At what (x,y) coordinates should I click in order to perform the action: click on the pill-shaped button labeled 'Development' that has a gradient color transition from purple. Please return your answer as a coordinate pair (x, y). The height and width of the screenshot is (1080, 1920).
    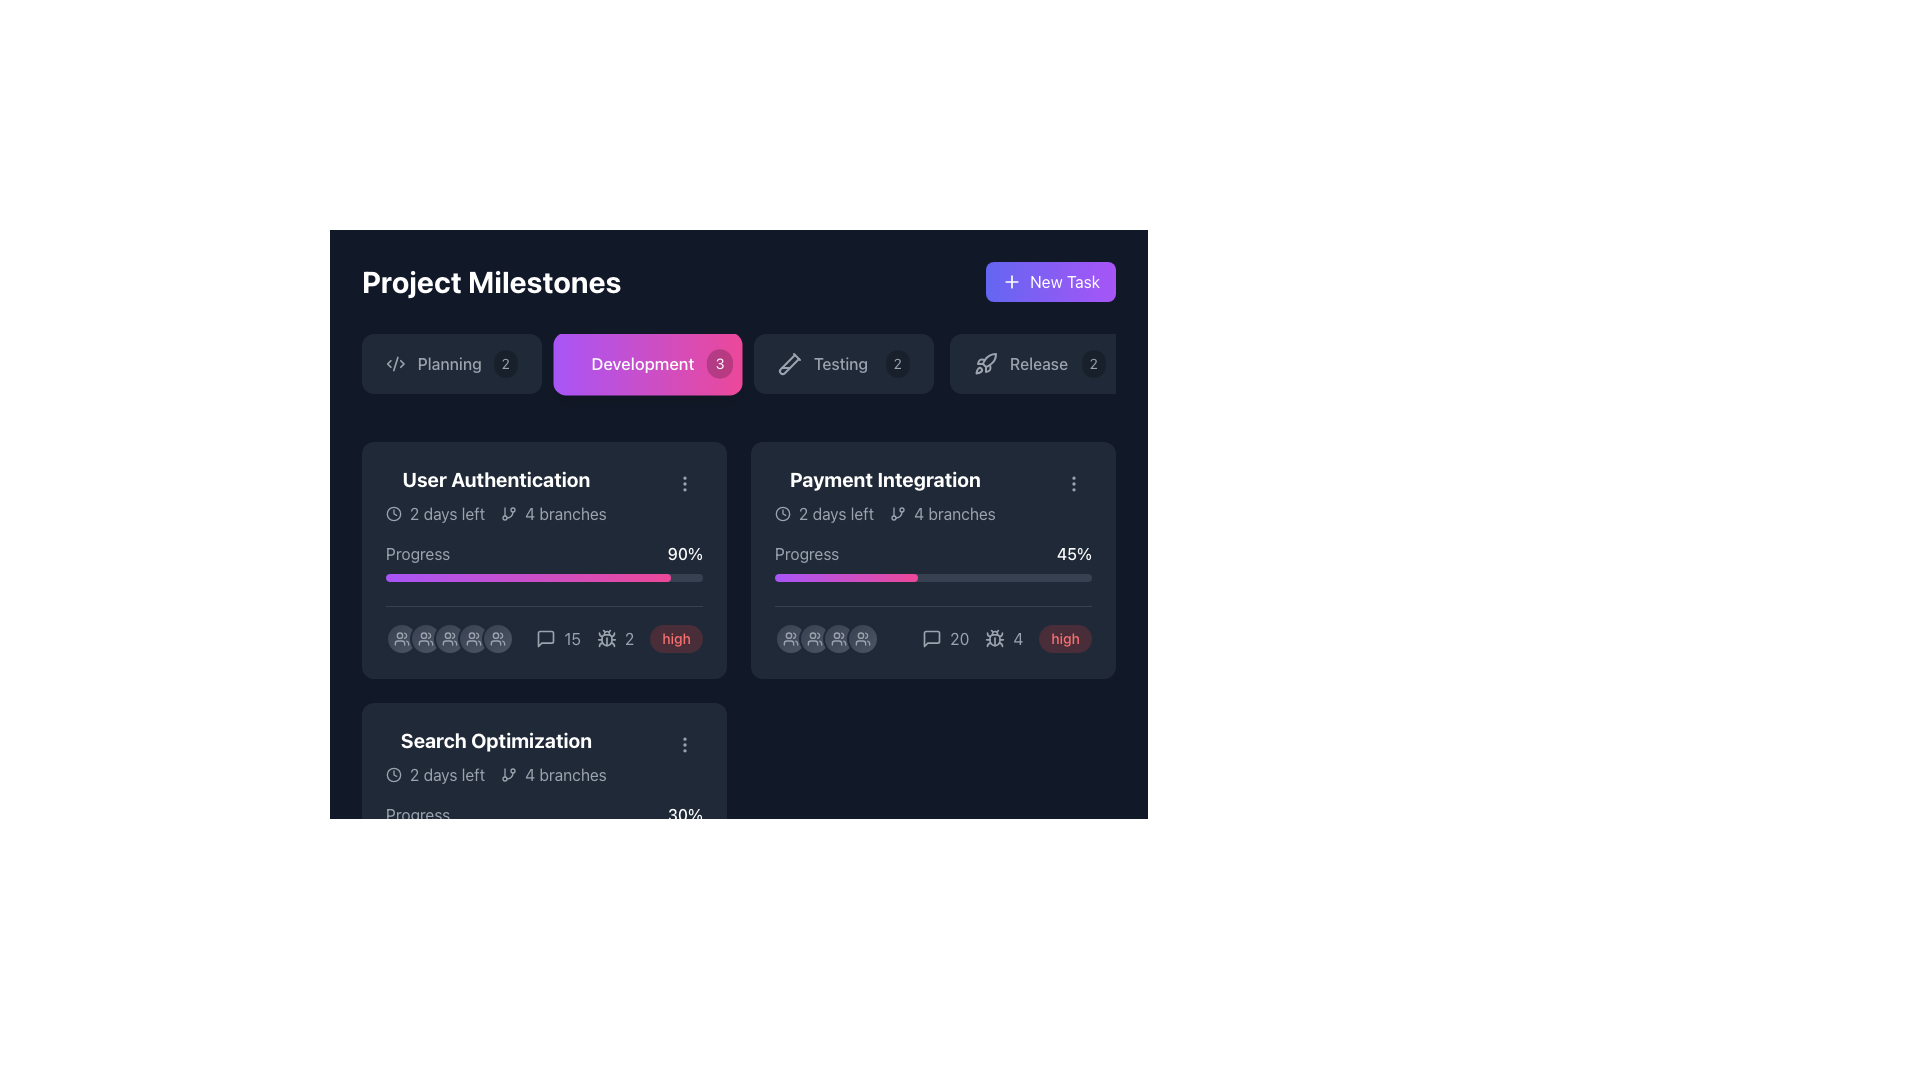
    Looking at the image, I should click on (738, 371).